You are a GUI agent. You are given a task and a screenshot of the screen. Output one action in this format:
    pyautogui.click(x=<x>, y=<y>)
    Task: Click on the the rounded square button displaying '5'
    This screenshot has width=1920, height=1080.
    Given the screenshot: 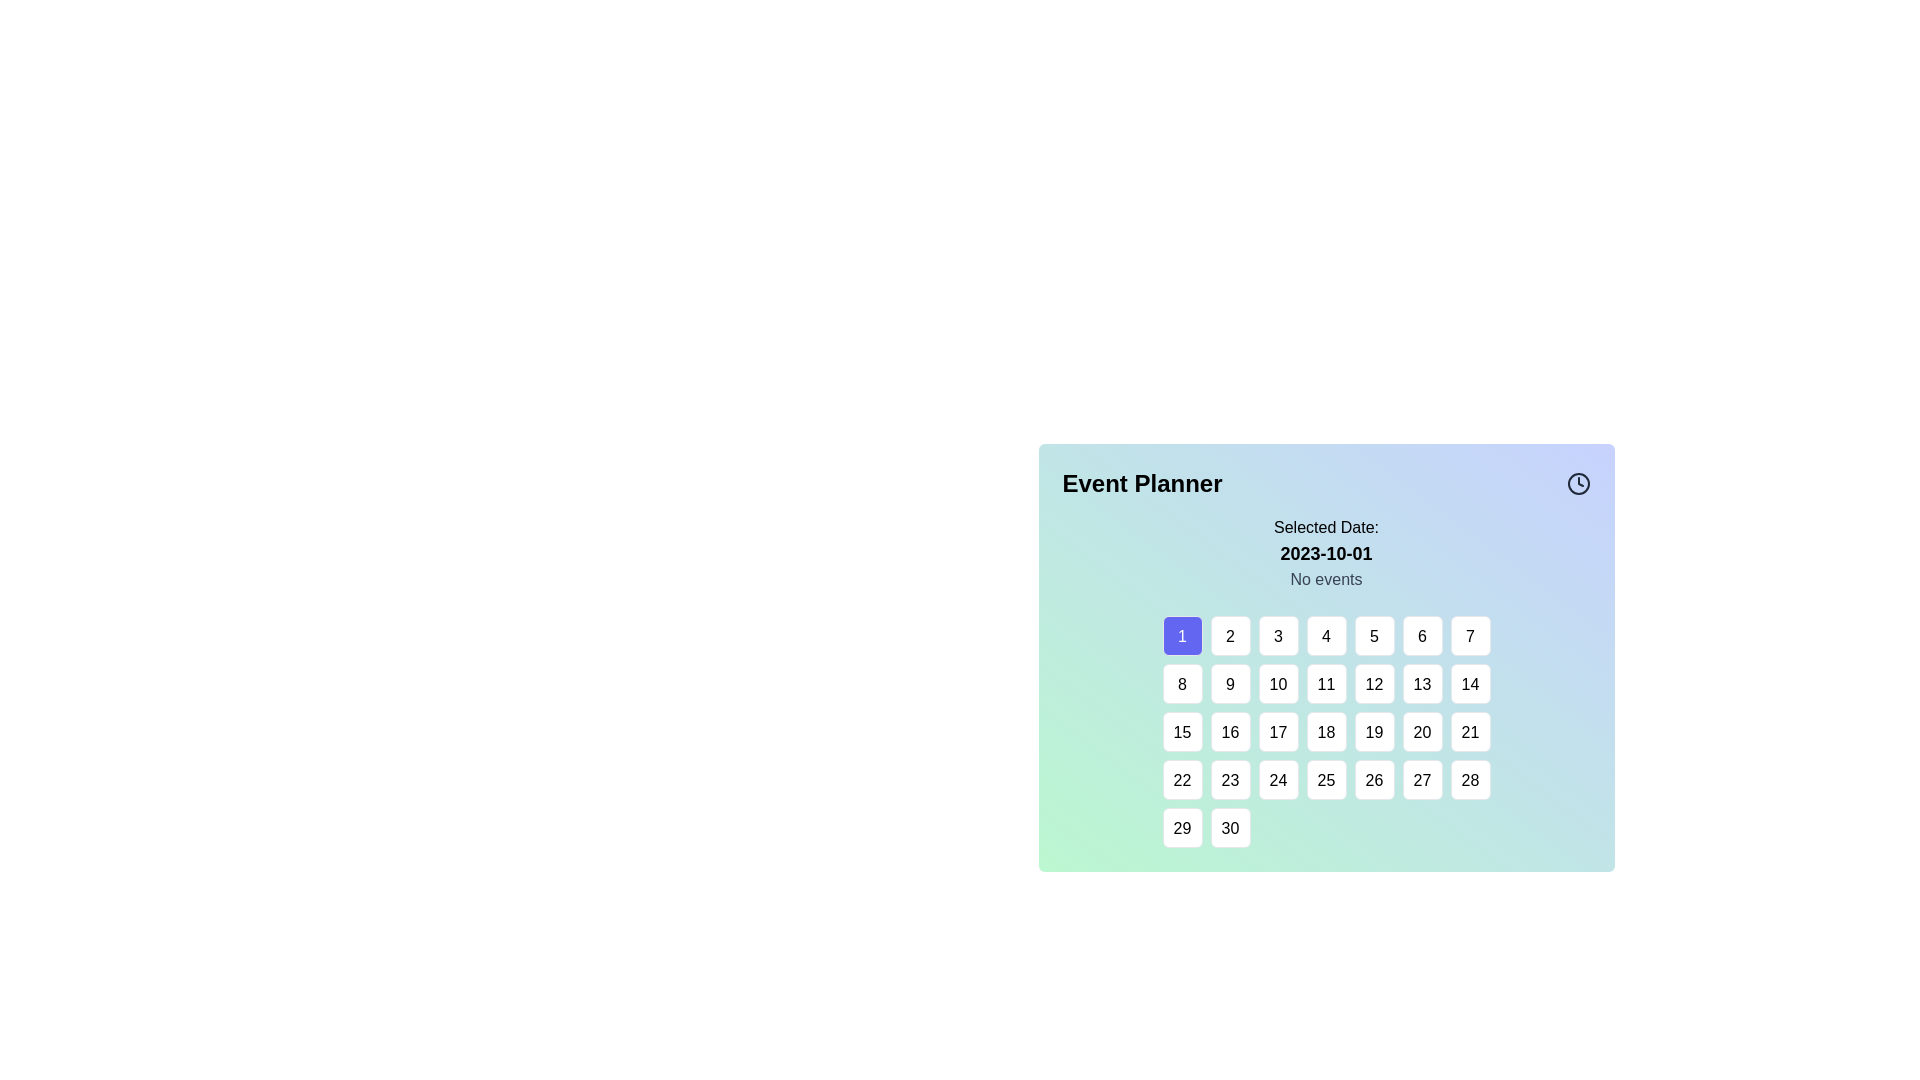 What is the action you would take?
    pyautogui.click(x=1373, y=636)
    